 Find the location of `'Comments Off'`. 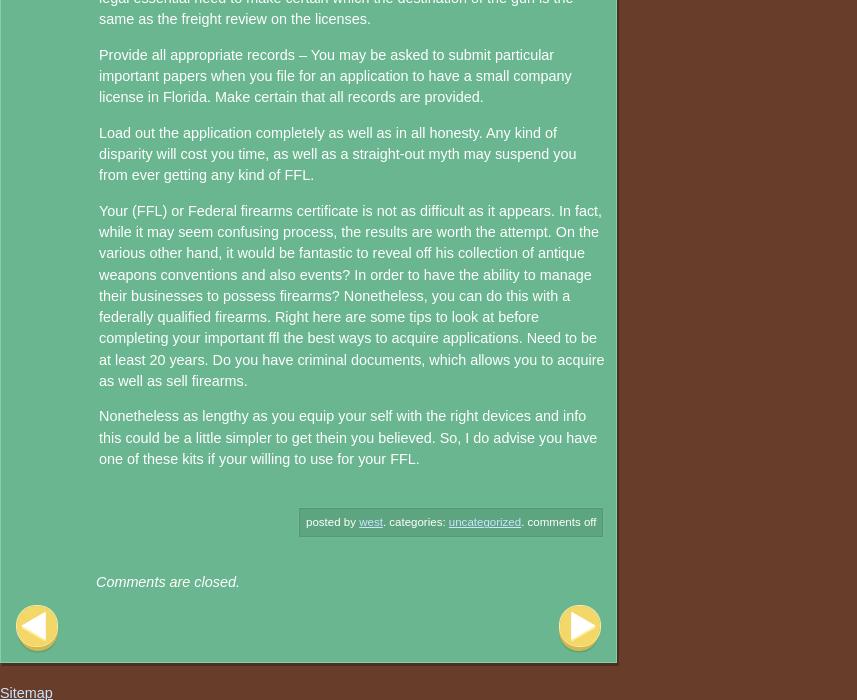

'Comments Off' is located at coordinates (525, 521).